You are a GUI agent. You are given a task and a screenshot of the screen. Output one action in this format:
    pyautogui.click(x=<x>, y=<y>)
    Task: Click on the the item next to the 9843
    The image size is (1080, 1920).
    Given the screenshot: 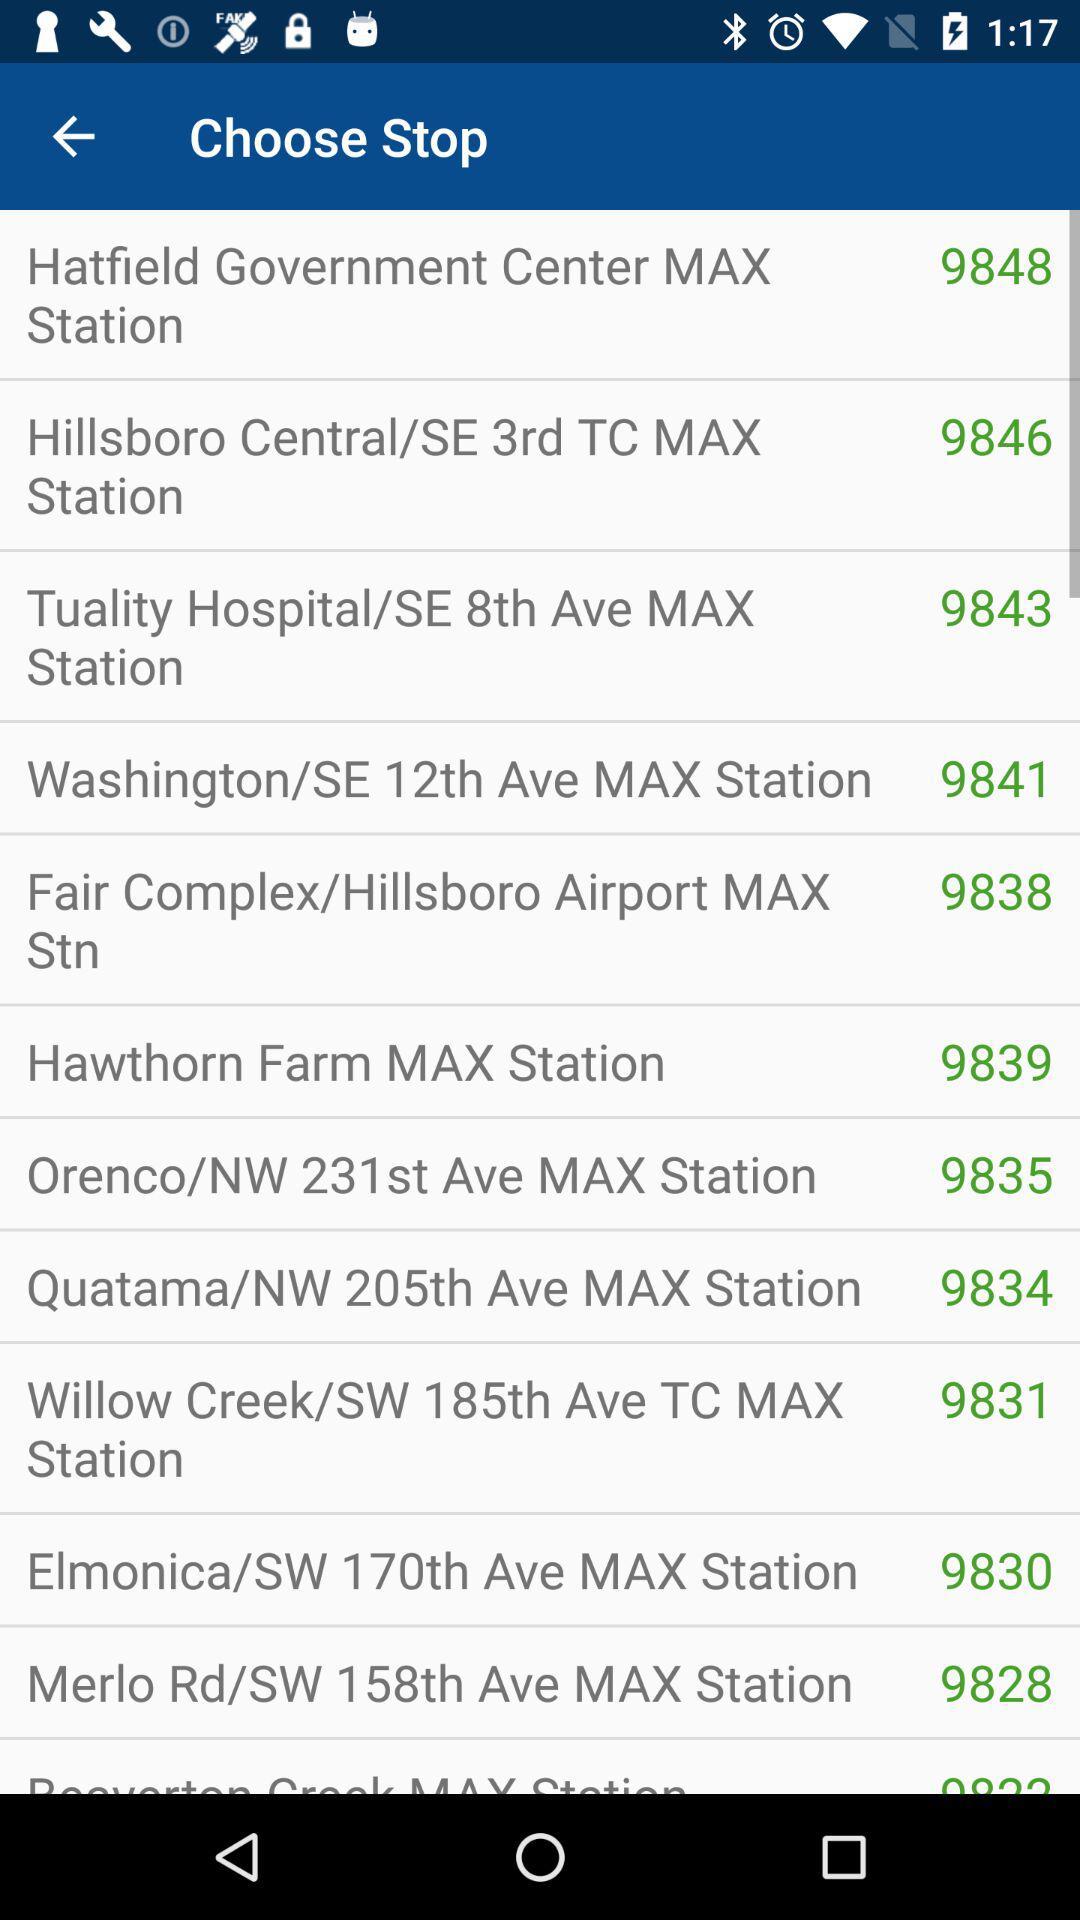 What is the action you would take?
    pyautogui.click(x=456, y=634)
    